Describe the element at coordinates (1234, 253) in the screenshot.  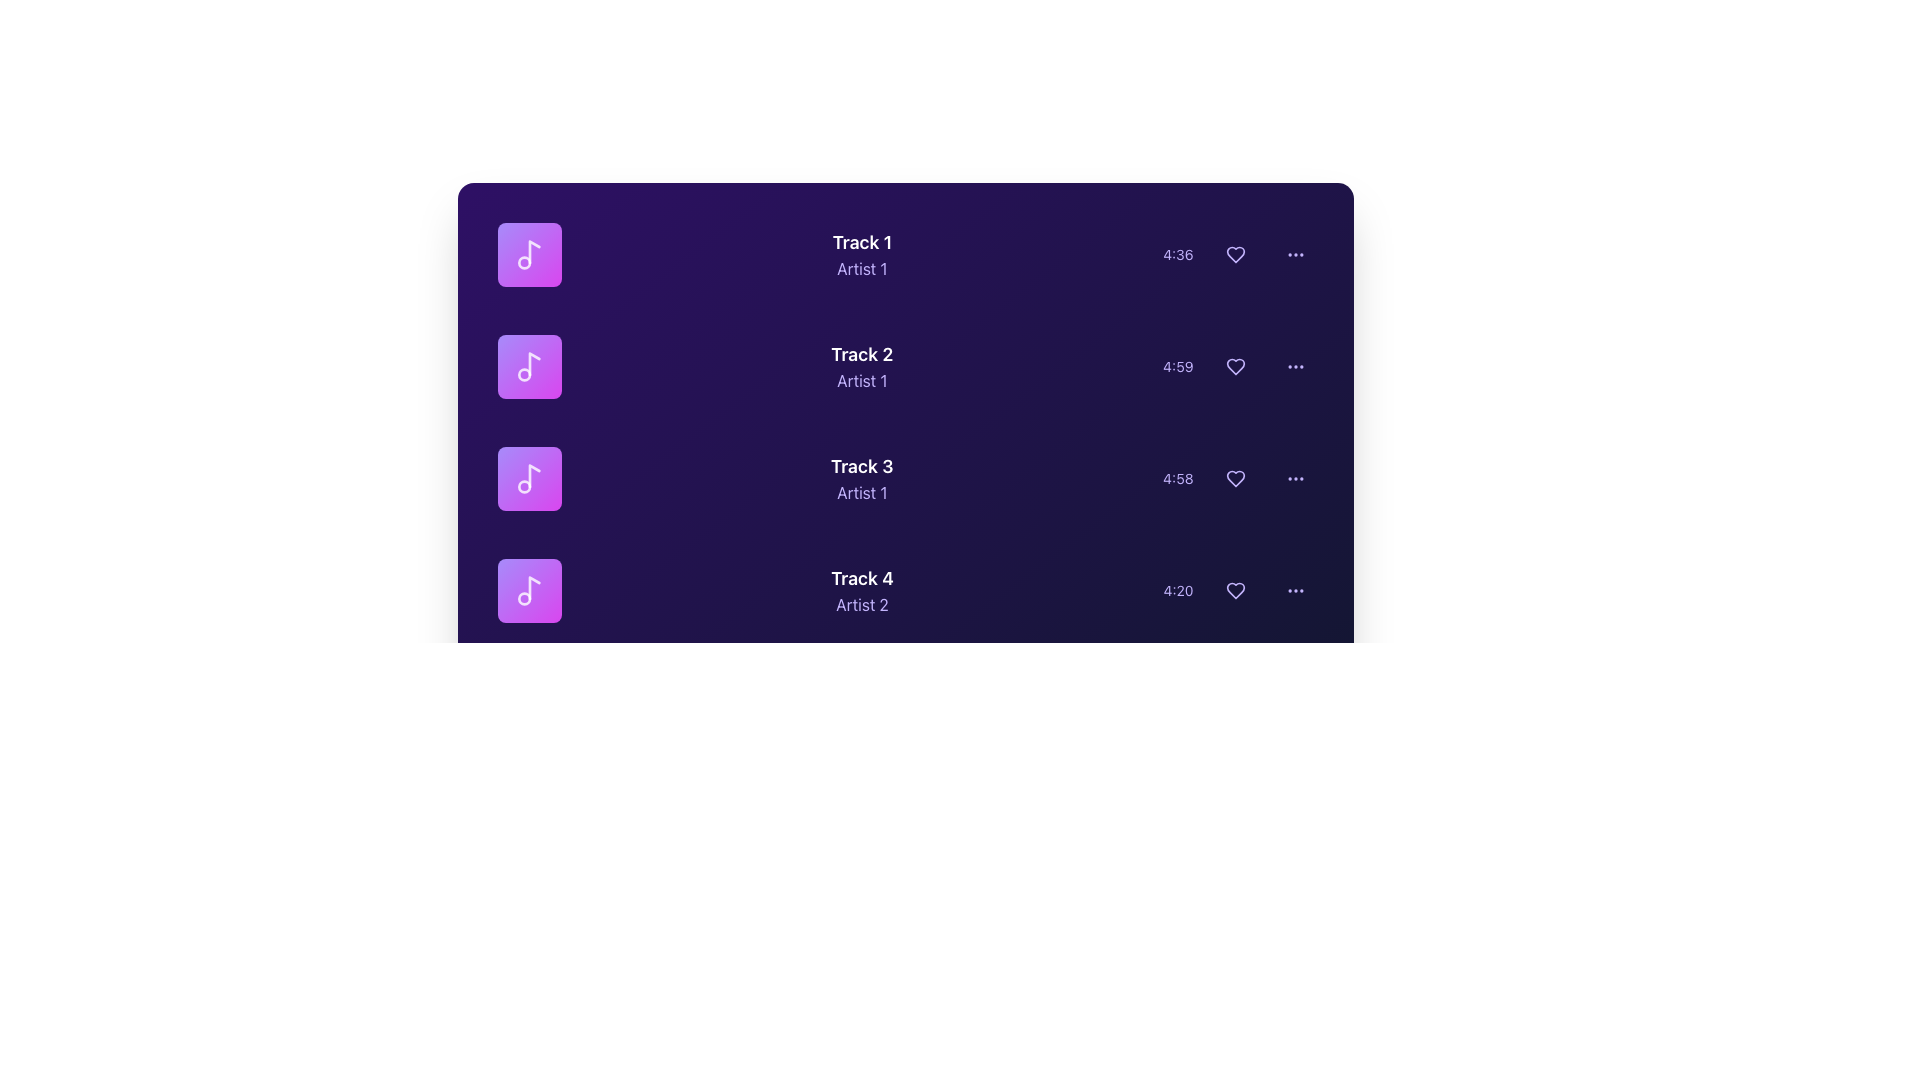
I see `the heart icon in the first row of the track list` at that location.